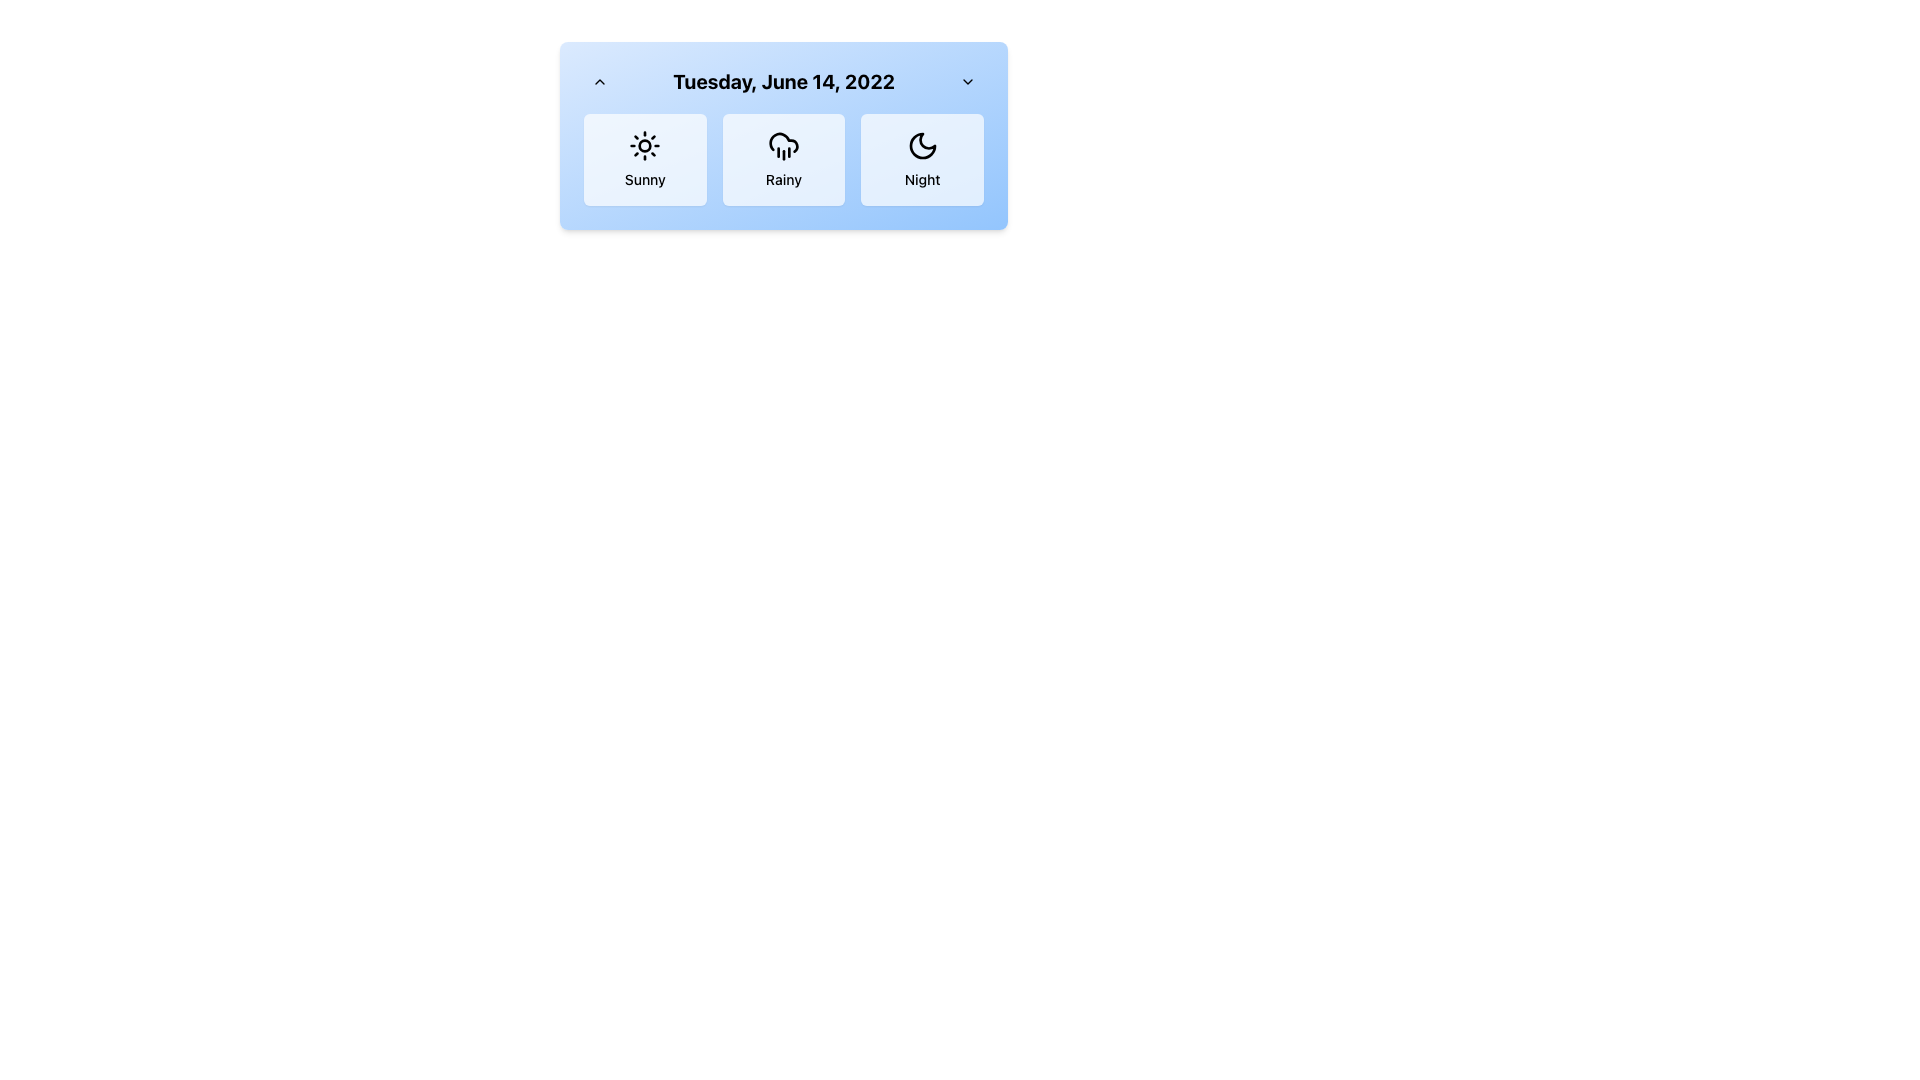 This screenshot has width=1920, height=1080. Describe the element at coordinates (921, 158) in the screenshot. I see `the Option Card labeled 'Night'` at that location.